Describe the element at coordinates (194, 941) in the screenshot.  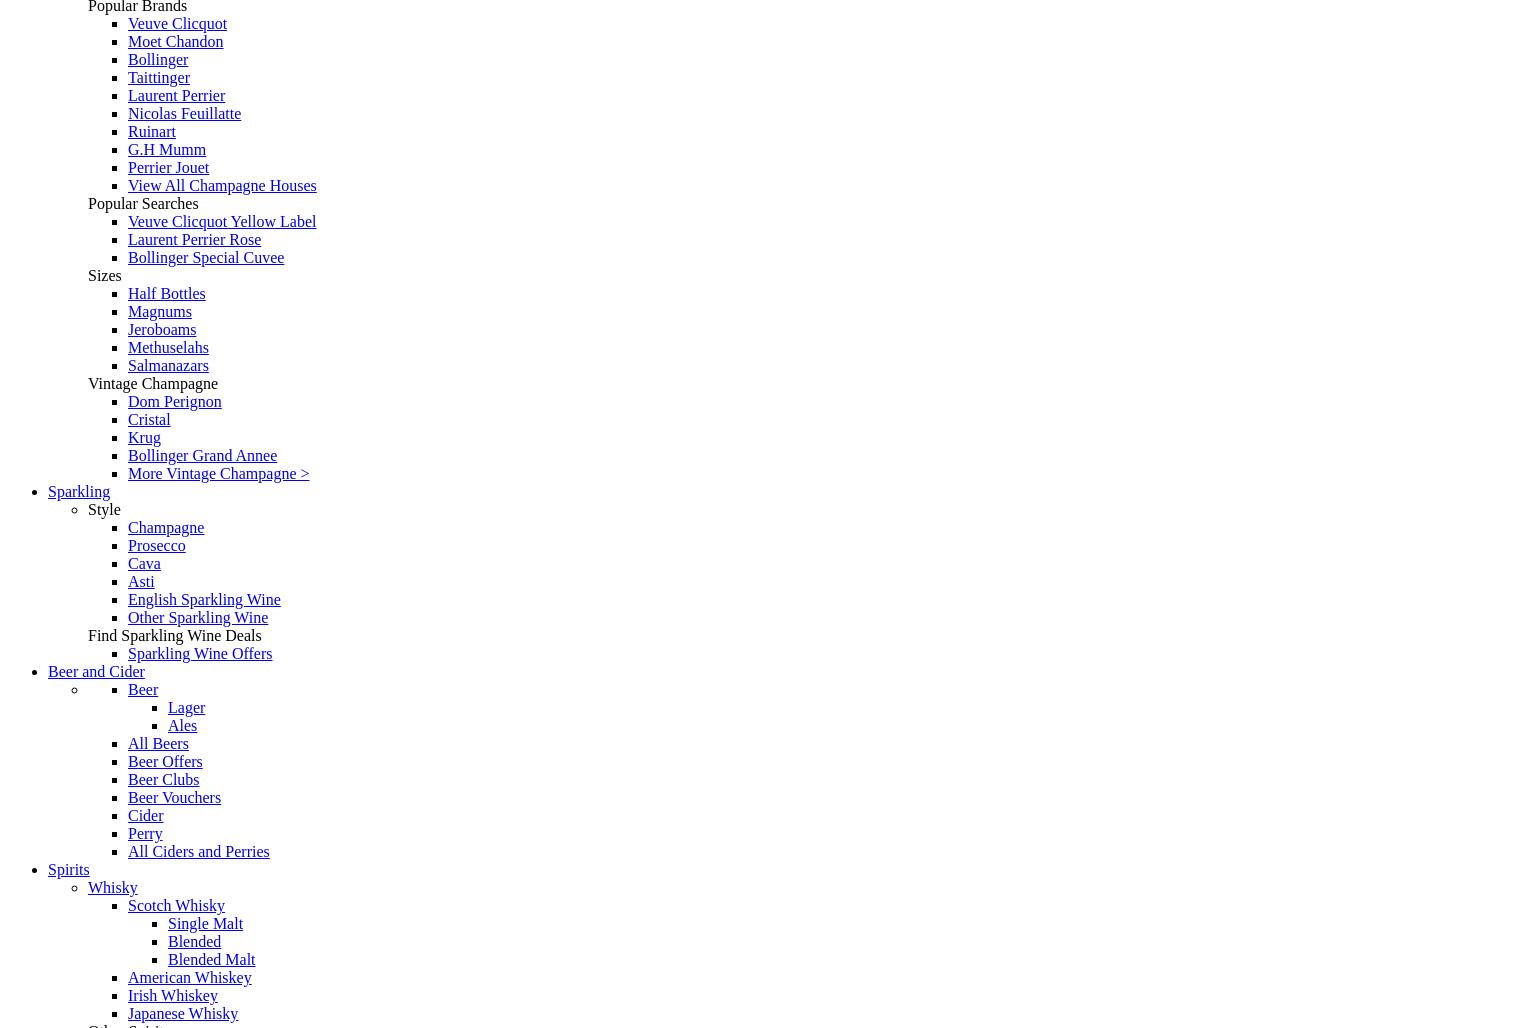
I see `'Blended'` at that location.